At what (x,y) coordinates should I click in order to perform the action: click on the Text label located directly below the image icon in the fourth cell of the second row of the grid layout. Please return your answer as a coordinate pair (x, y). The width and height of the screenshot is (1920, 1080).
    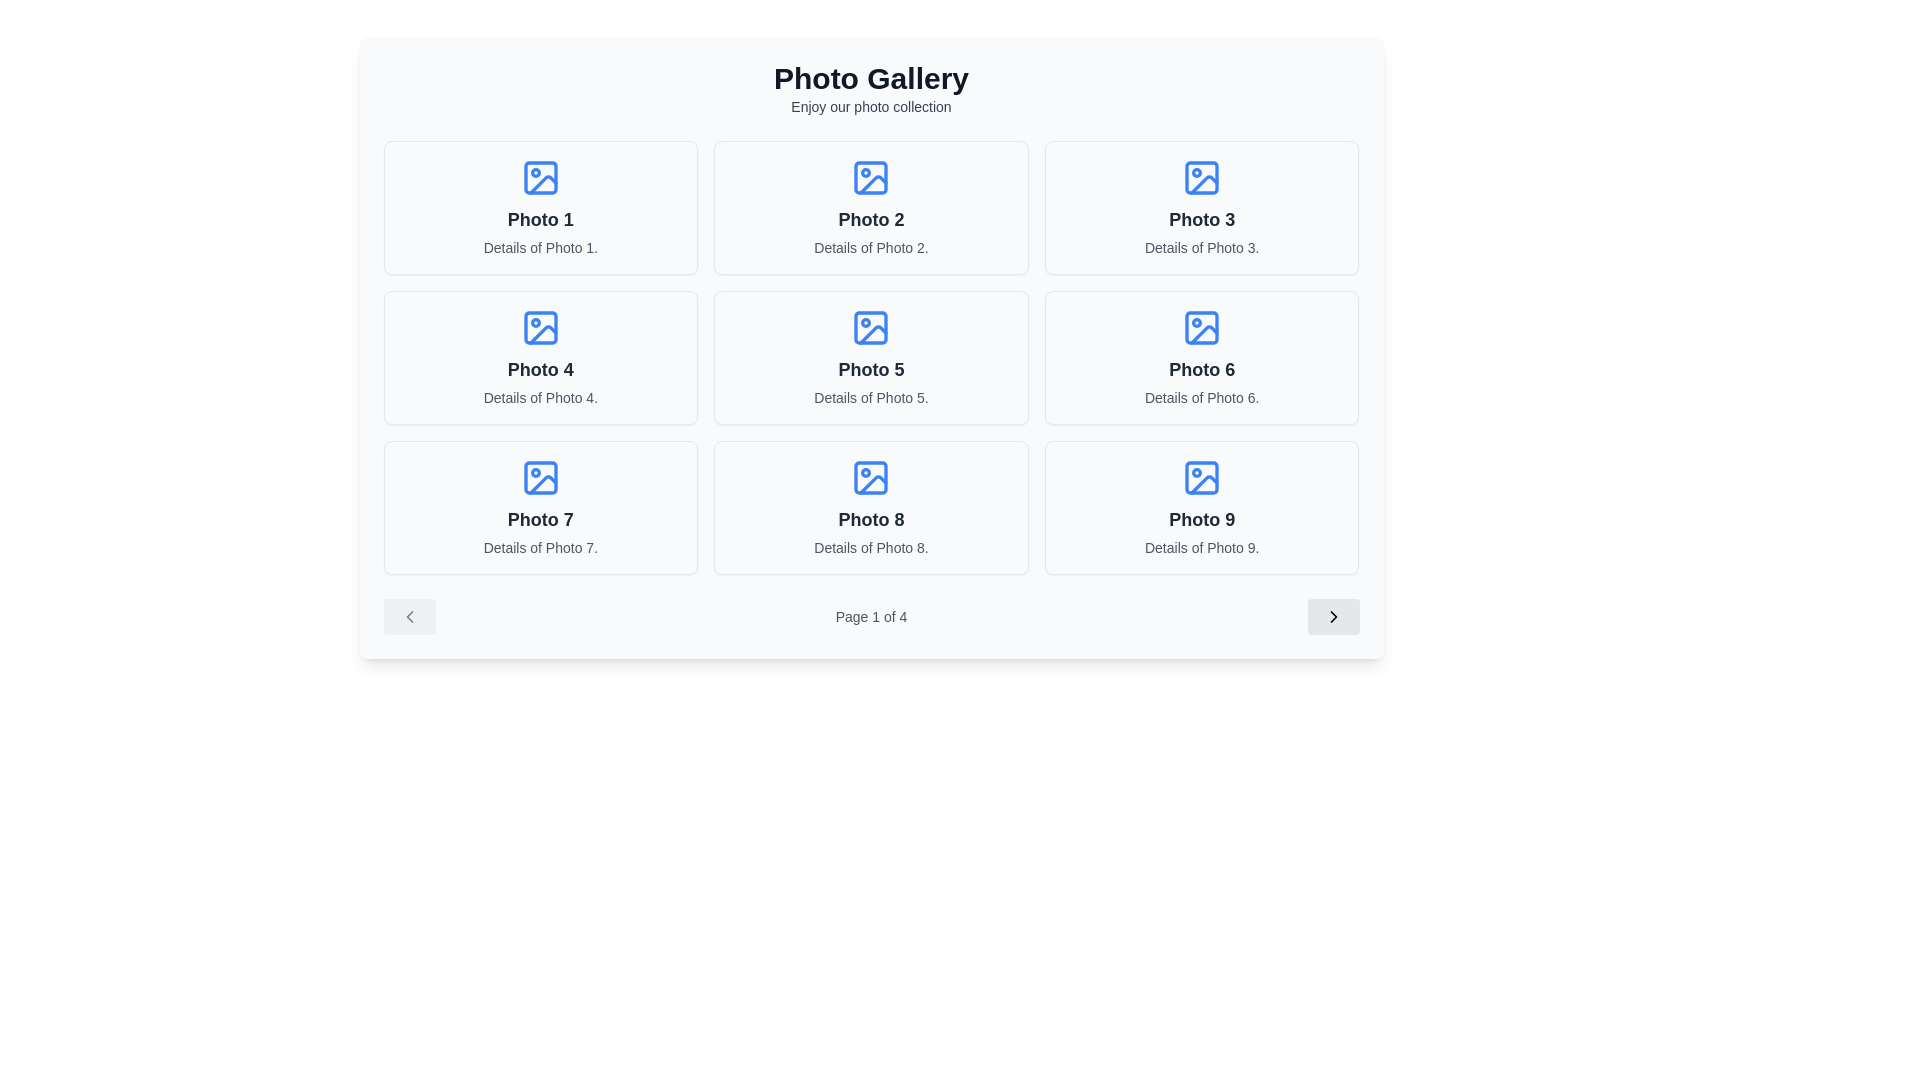
    Looking at the image, I should click on (540, 370).